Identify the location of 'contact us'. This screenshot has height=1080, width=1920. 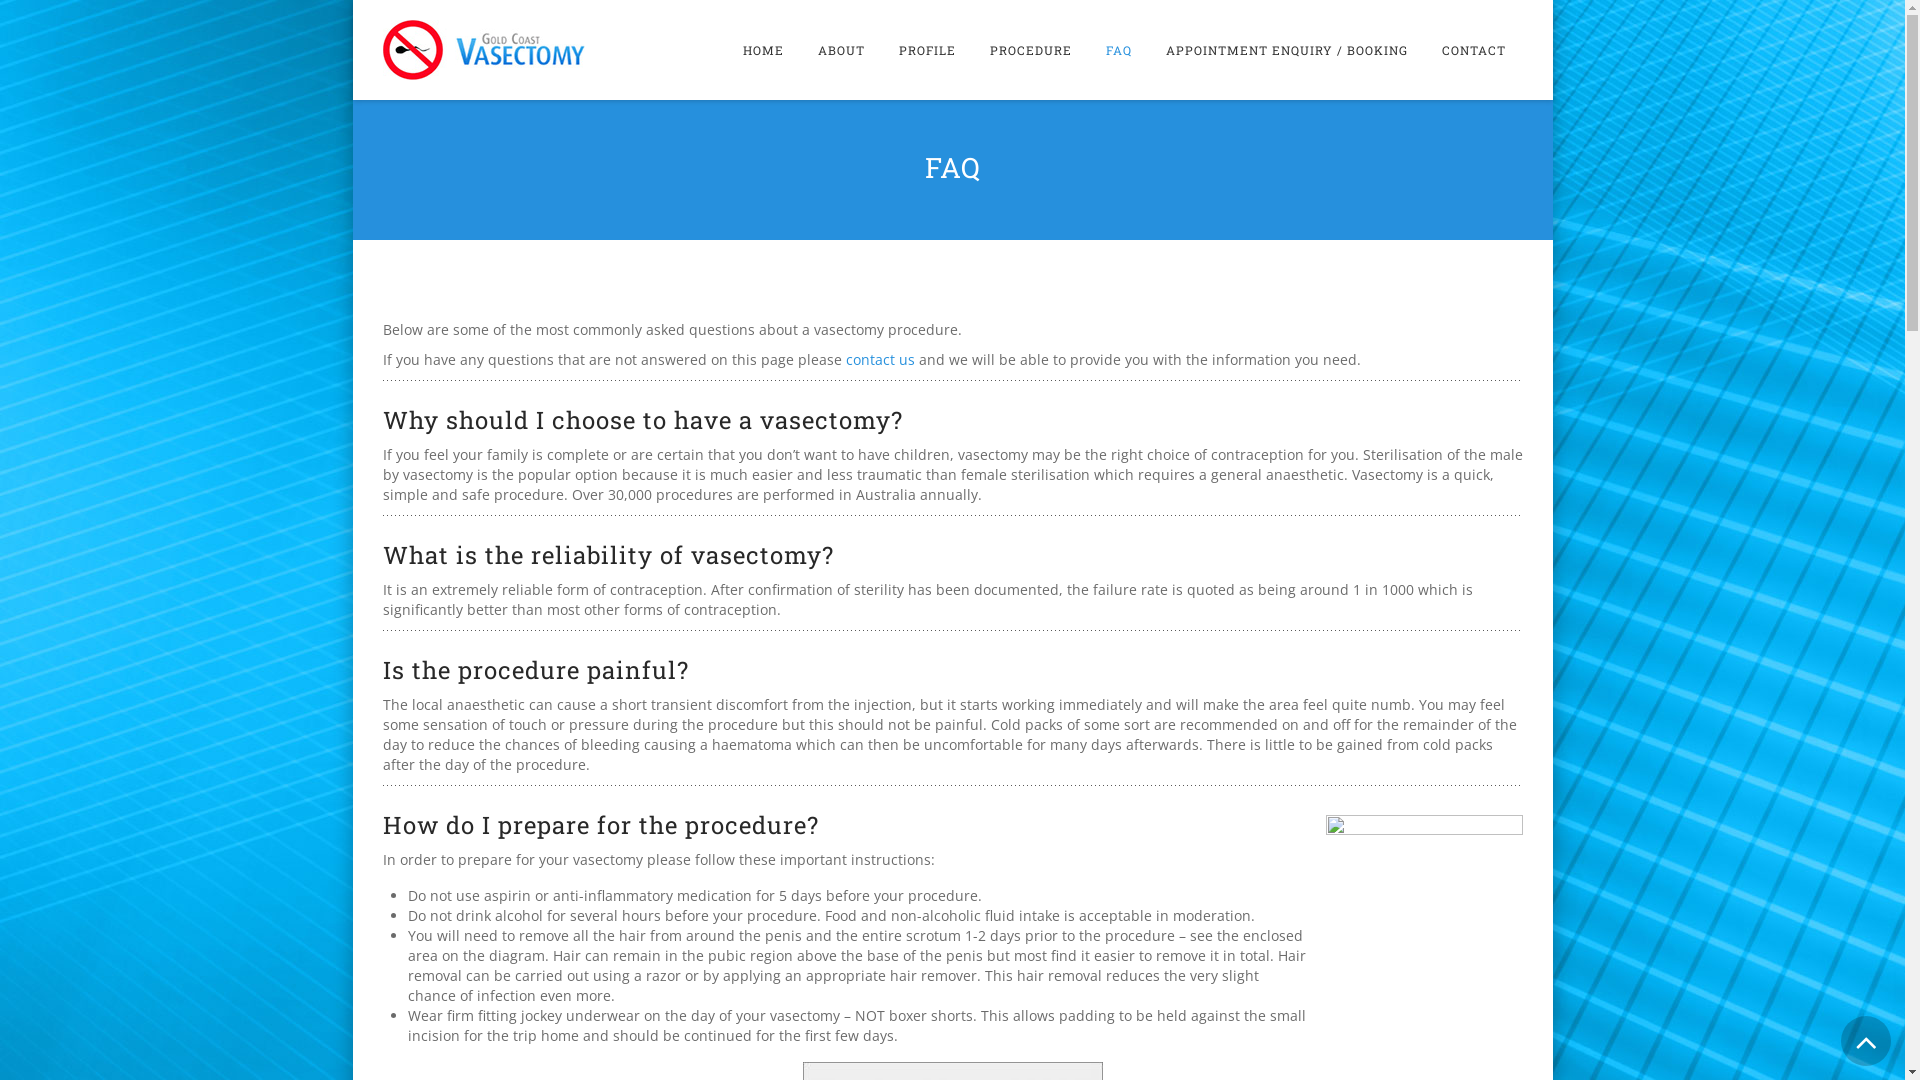
(880, 358).